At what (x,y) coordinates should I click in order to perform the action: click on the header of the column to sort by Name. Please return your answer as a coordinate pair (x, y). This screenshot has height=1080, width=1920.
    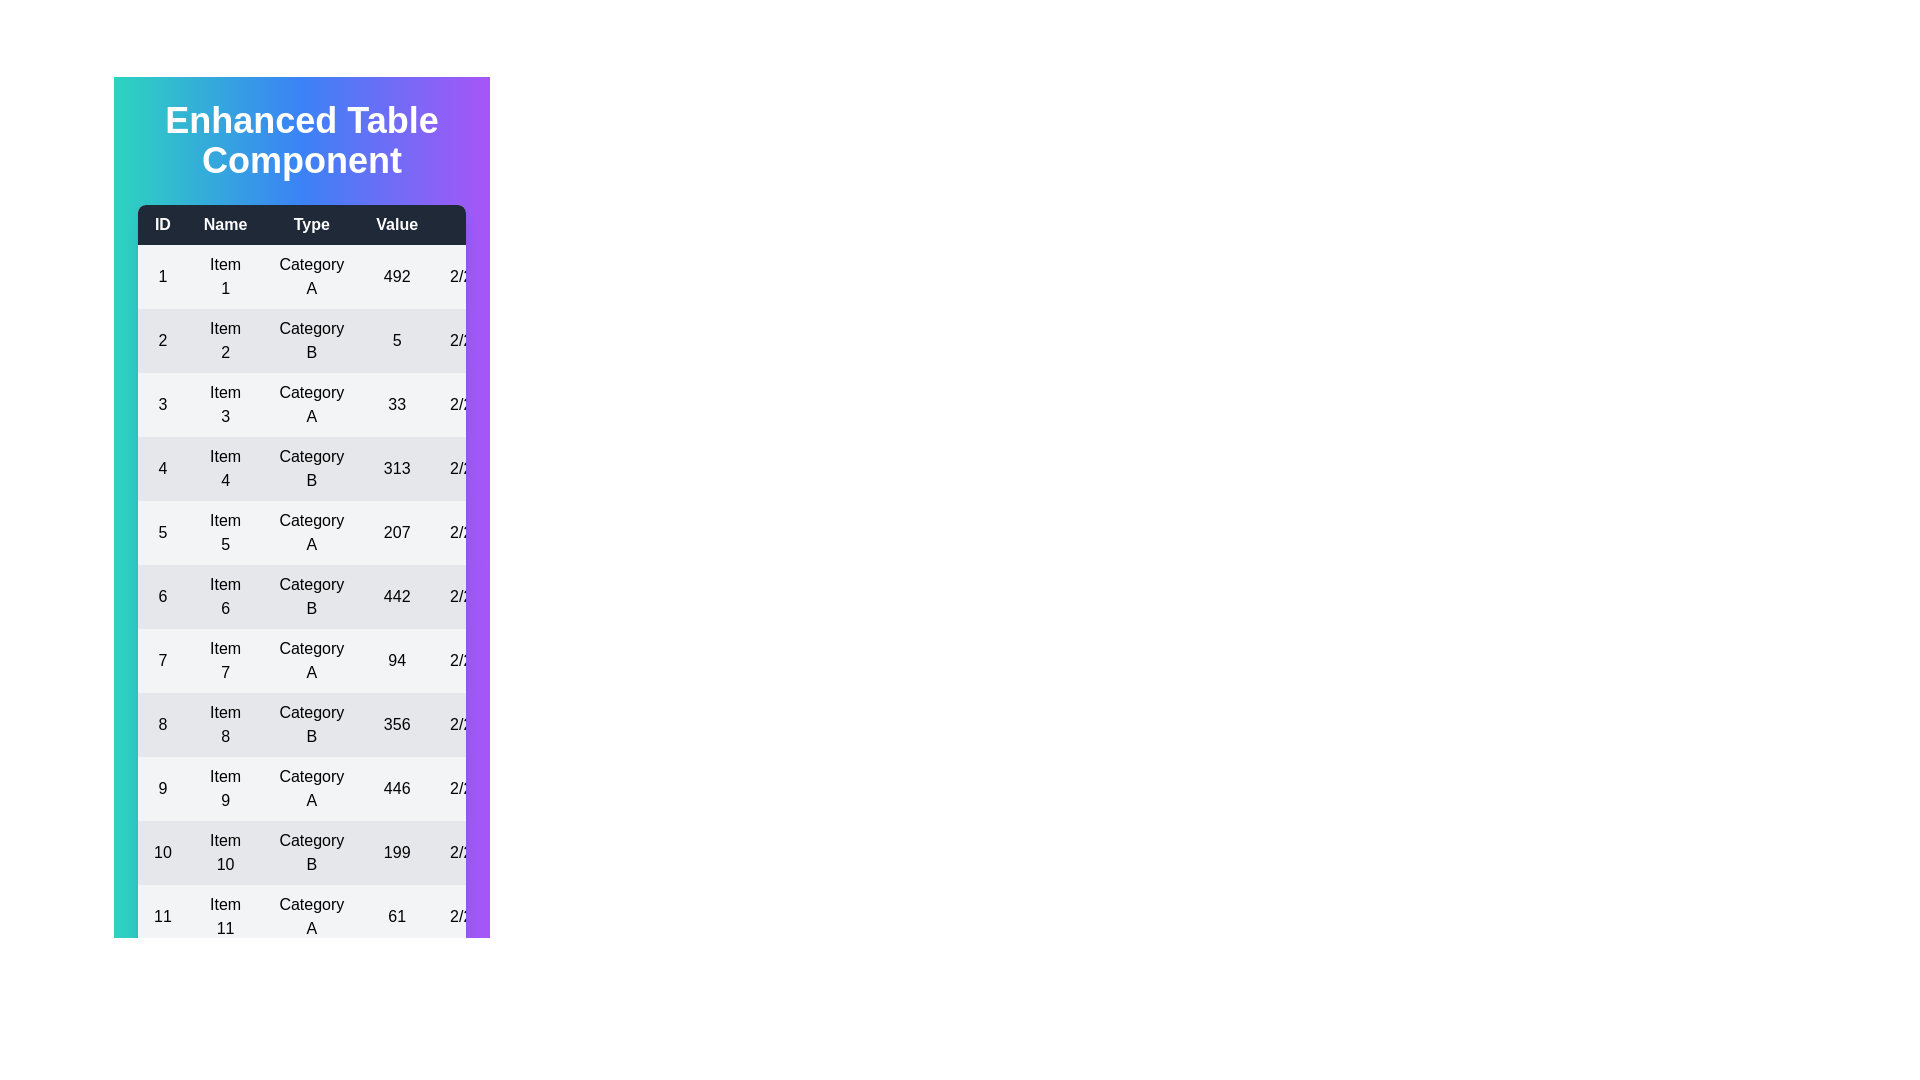
    Looking at the image, I should click on (225, 224).